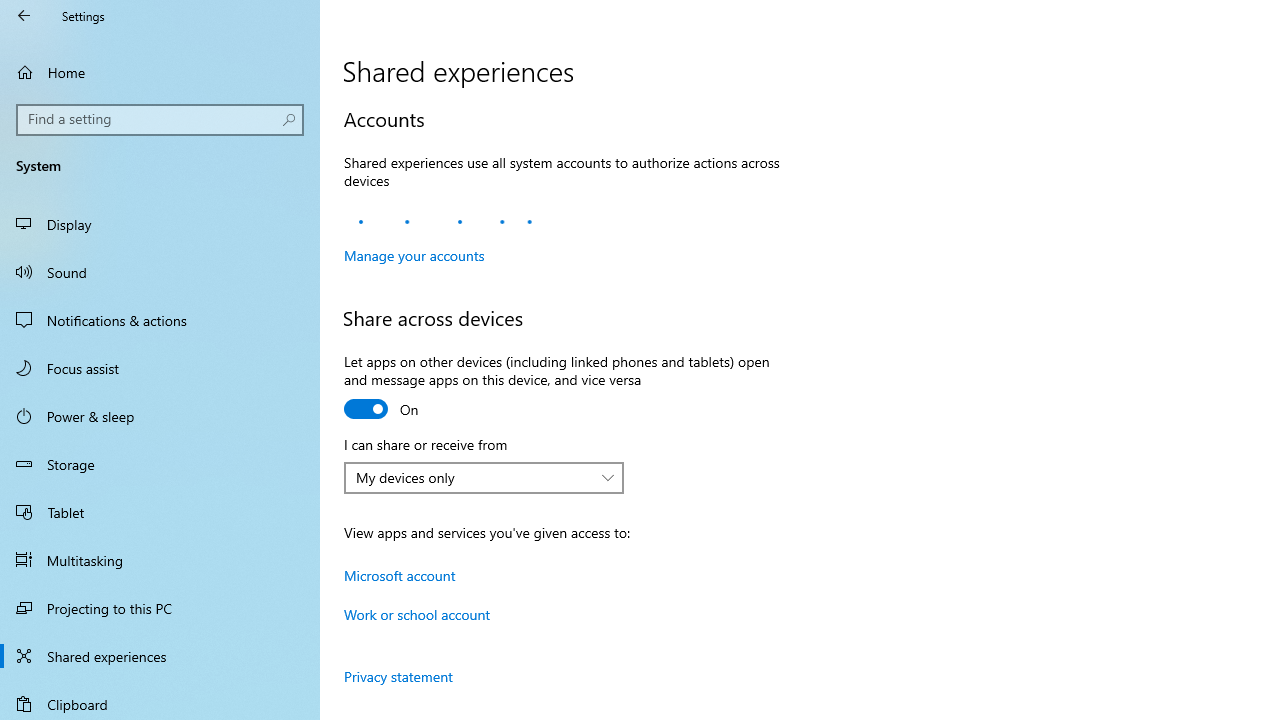 This screenshot has height=720, width=1280. Describe the element at coordinates (160, 414) in the screenshot. I see `'Power & sleep'` at that location.